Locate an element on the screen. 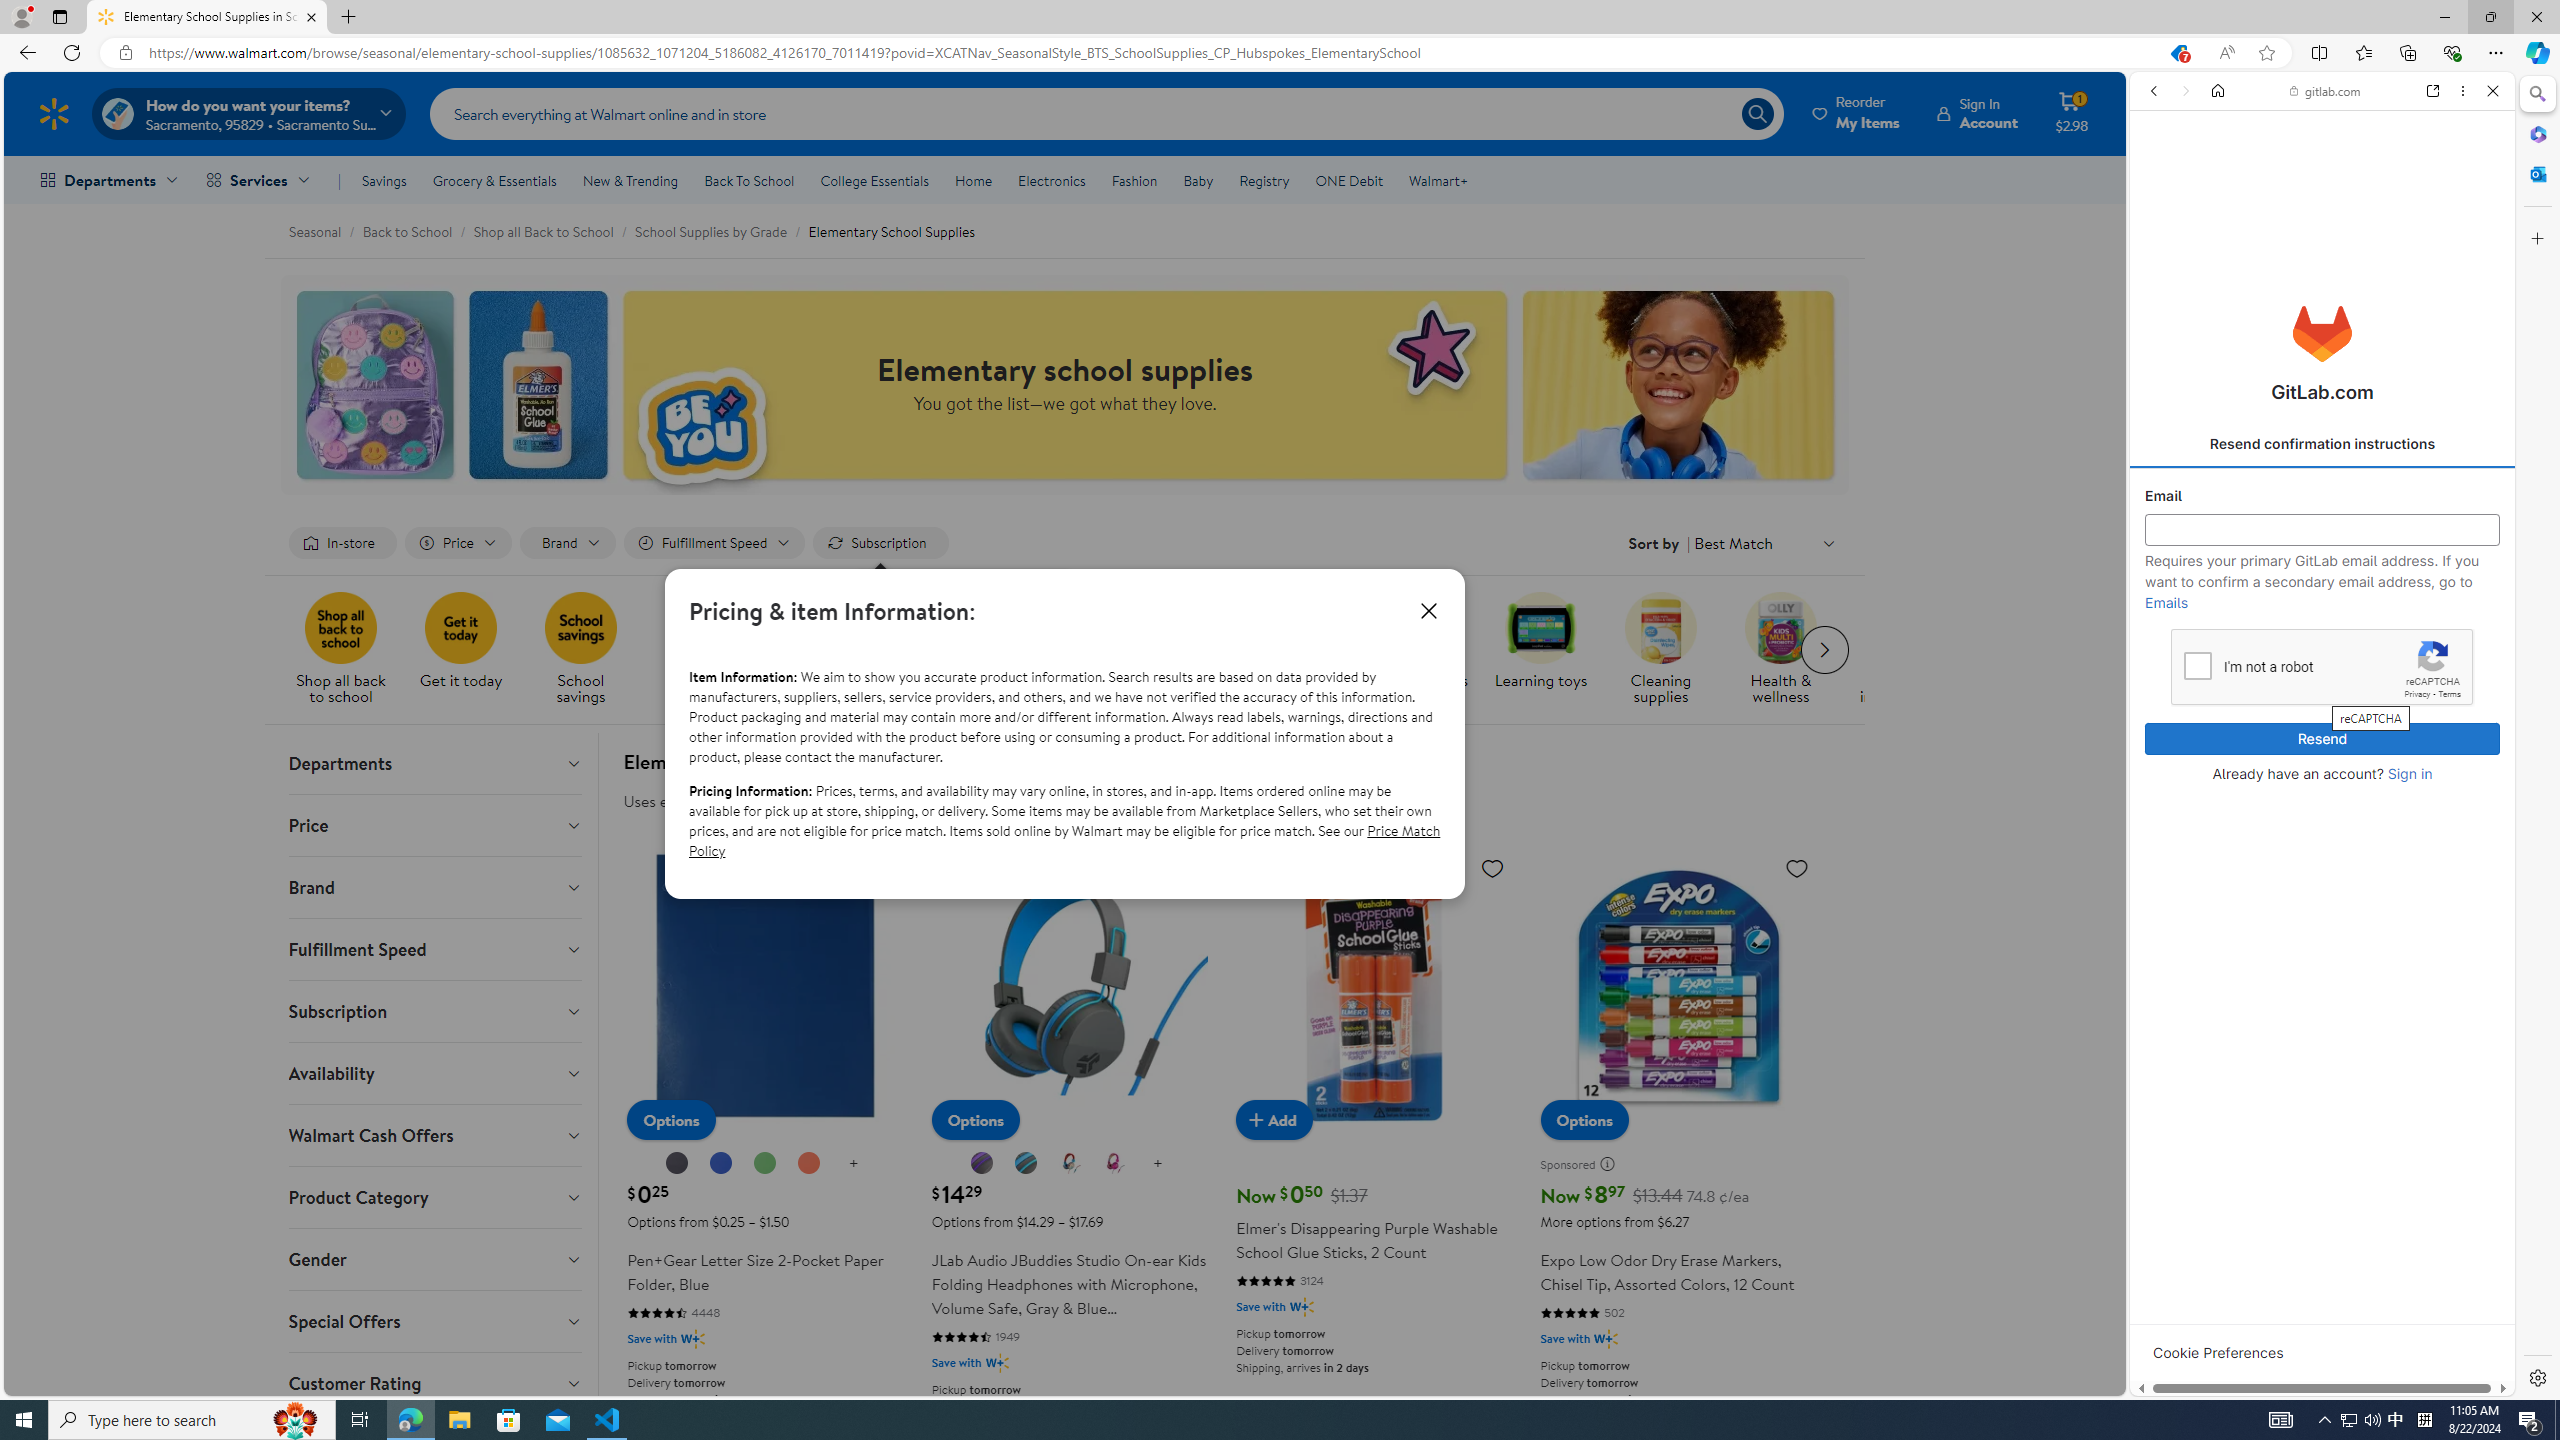  'Cookie Preferences' is located at coordinates (2217, 1351).